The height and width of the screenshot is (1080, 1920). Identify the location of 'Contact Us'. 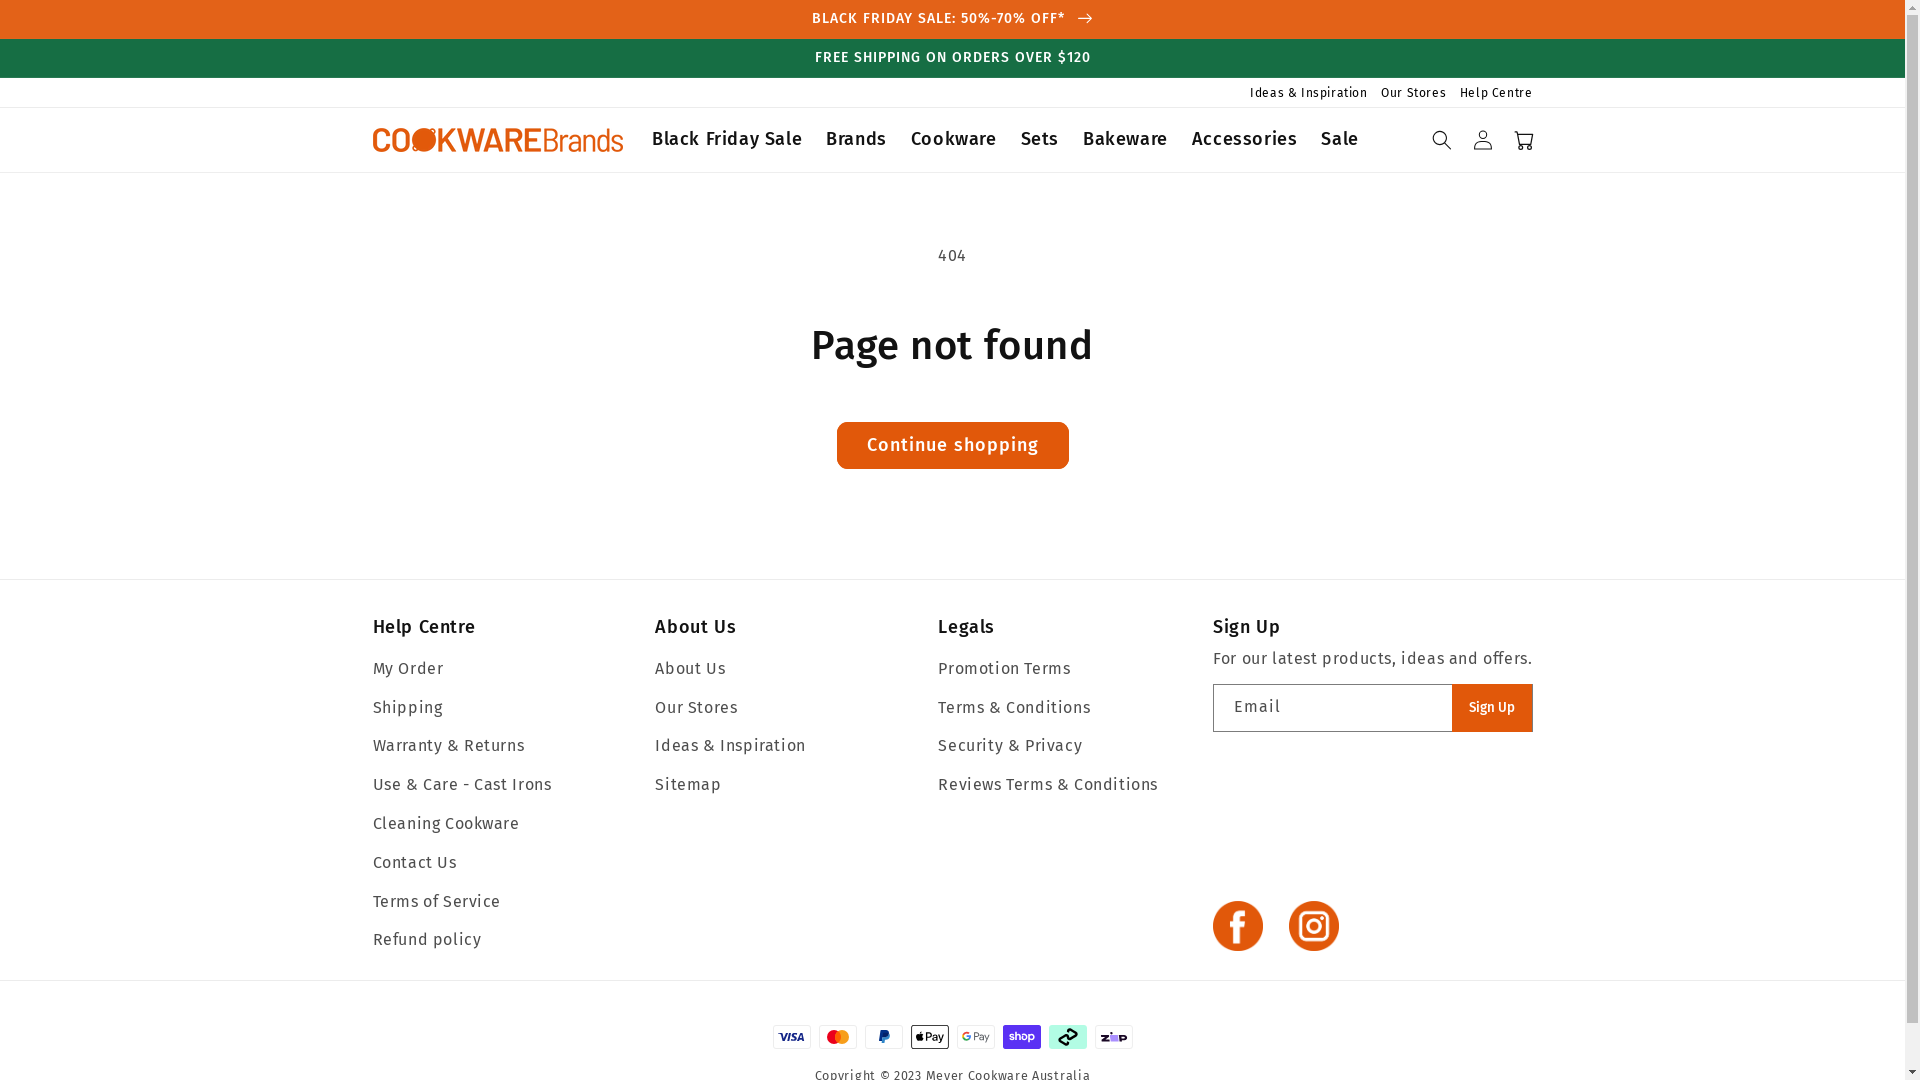
(372, 862).